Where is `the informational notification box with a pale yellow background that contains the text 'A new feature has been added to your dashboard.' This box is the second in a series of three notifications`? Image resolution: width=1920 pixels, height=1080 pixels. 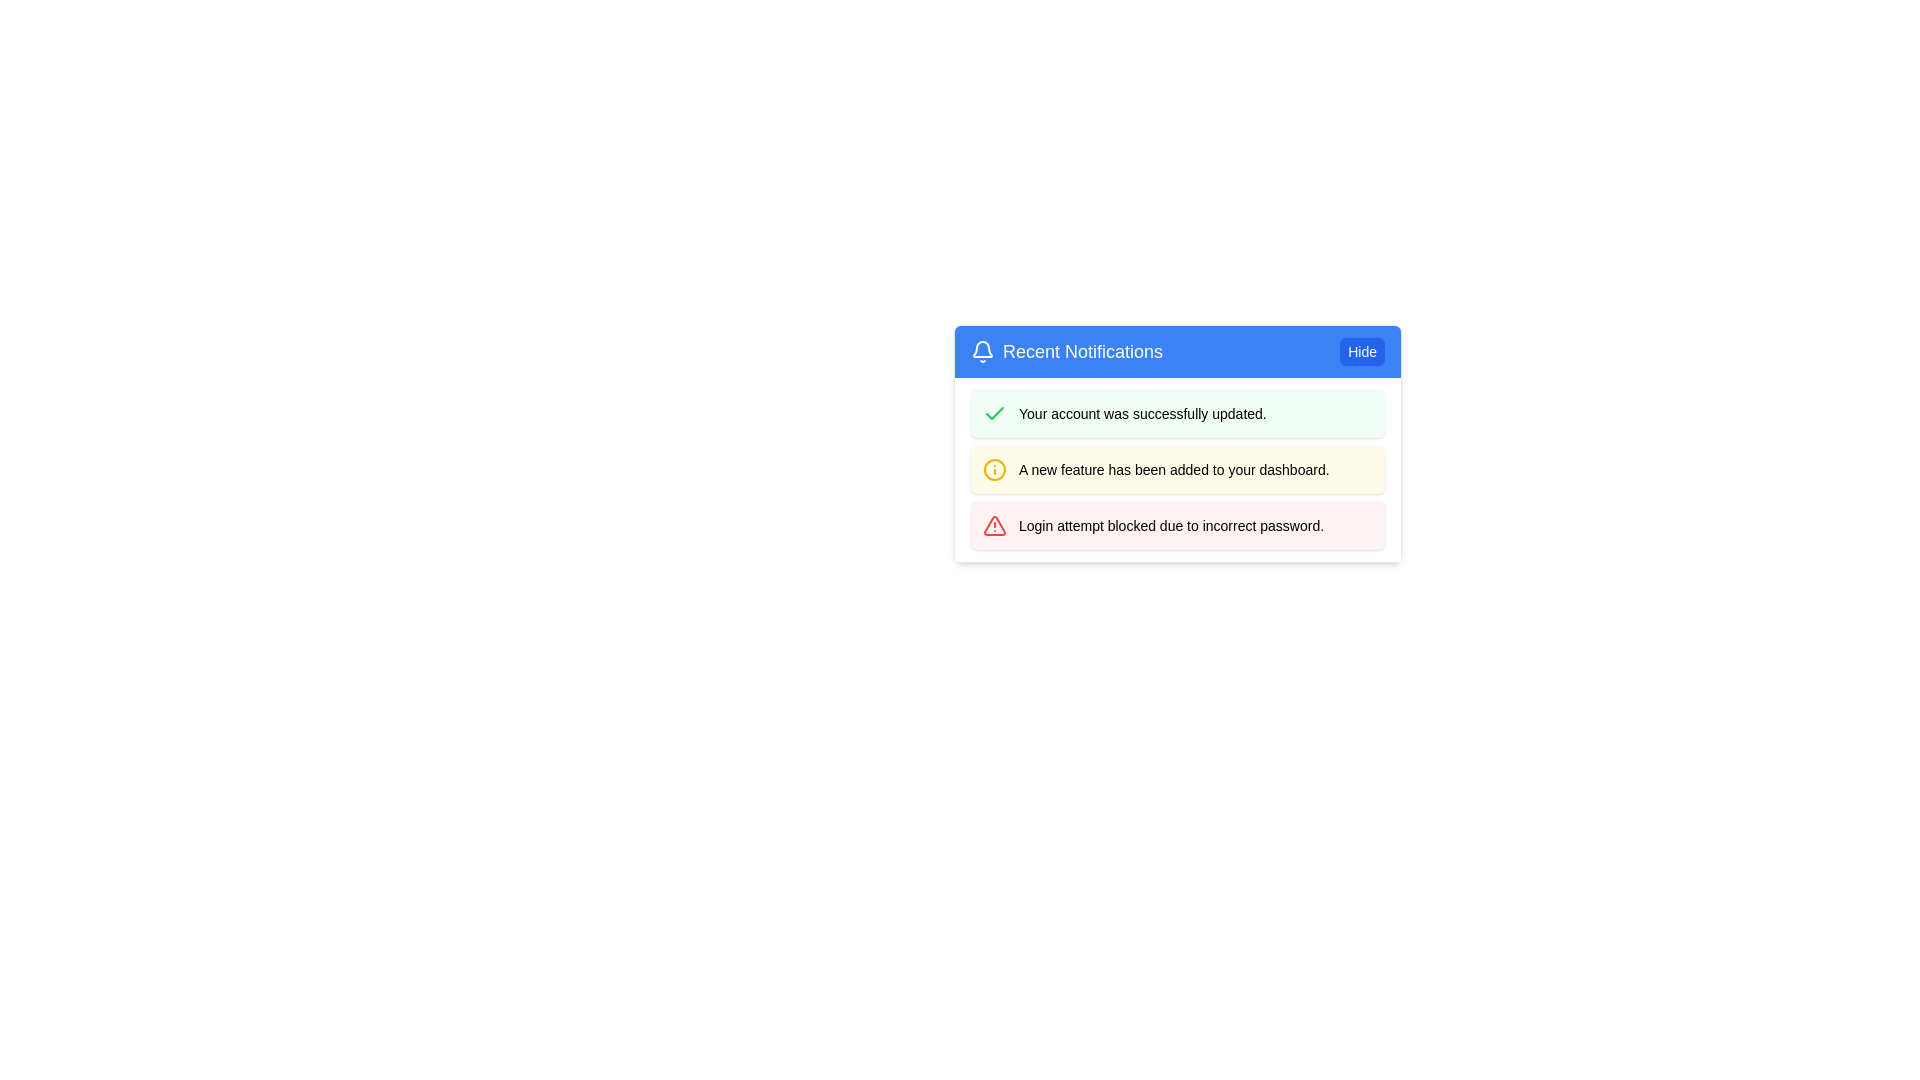
the informational notification box with a pale yellow background that contains the text 'A new feature has been added to your dashboard.' This box is the second in a series of three notifications is located at coordinates (1177, 470).